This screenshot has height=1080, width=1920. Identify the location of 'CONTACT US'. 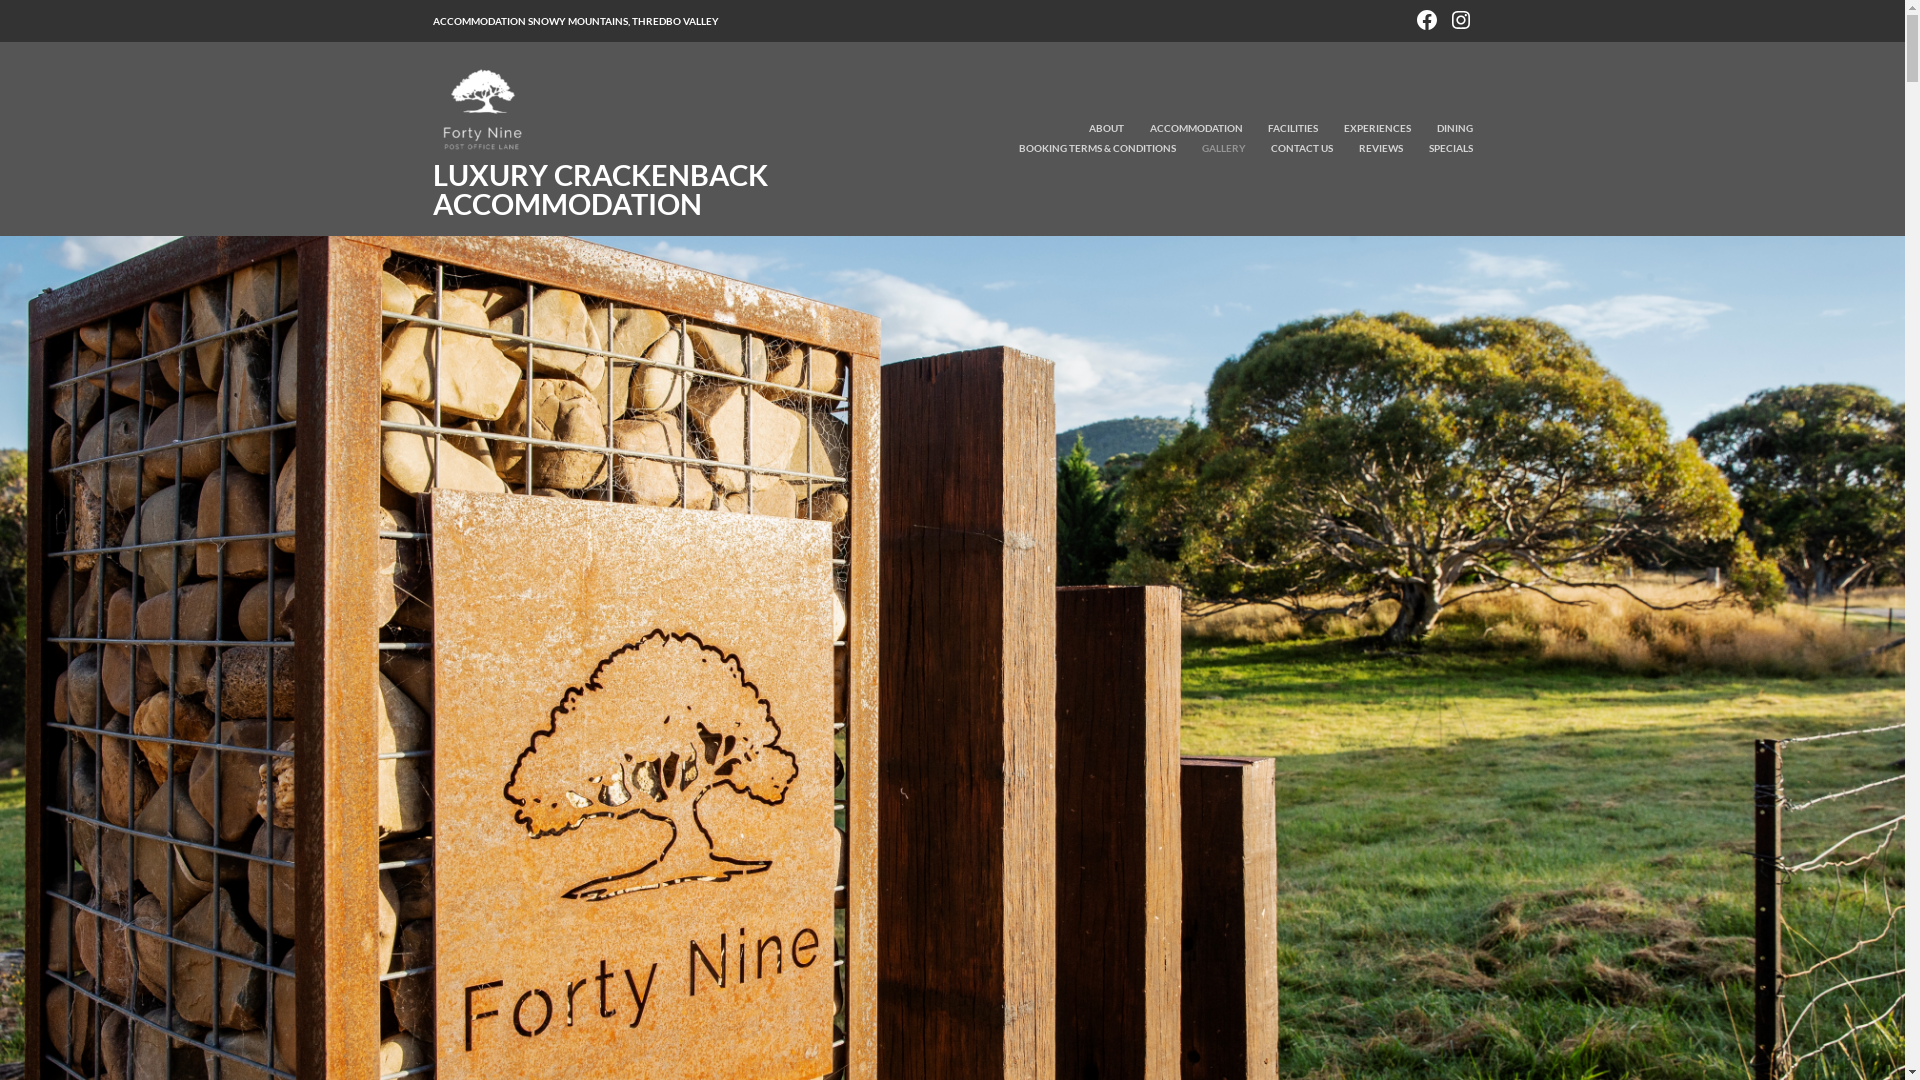
(1247, 148).